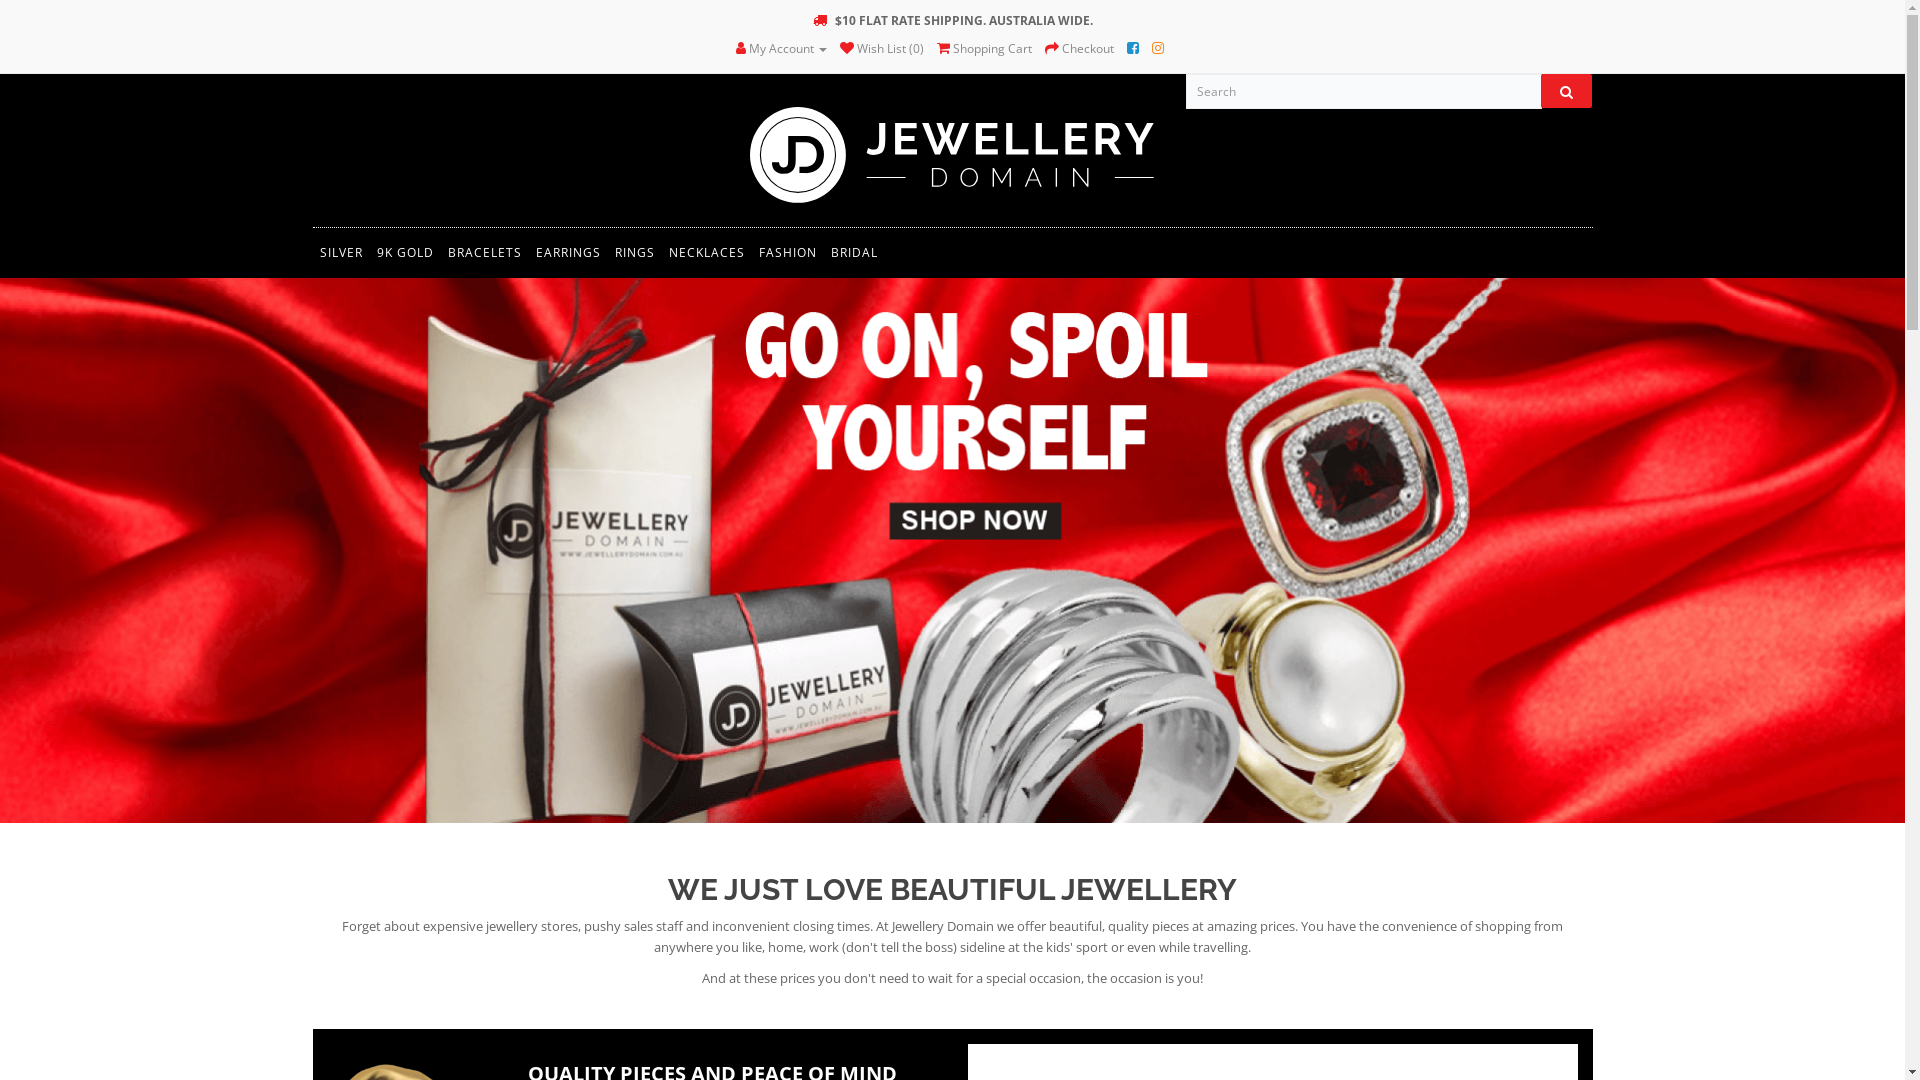  Describe the element at coordinates (484, 252) in the screenshot. I see `'BRACELETS'` at that location.